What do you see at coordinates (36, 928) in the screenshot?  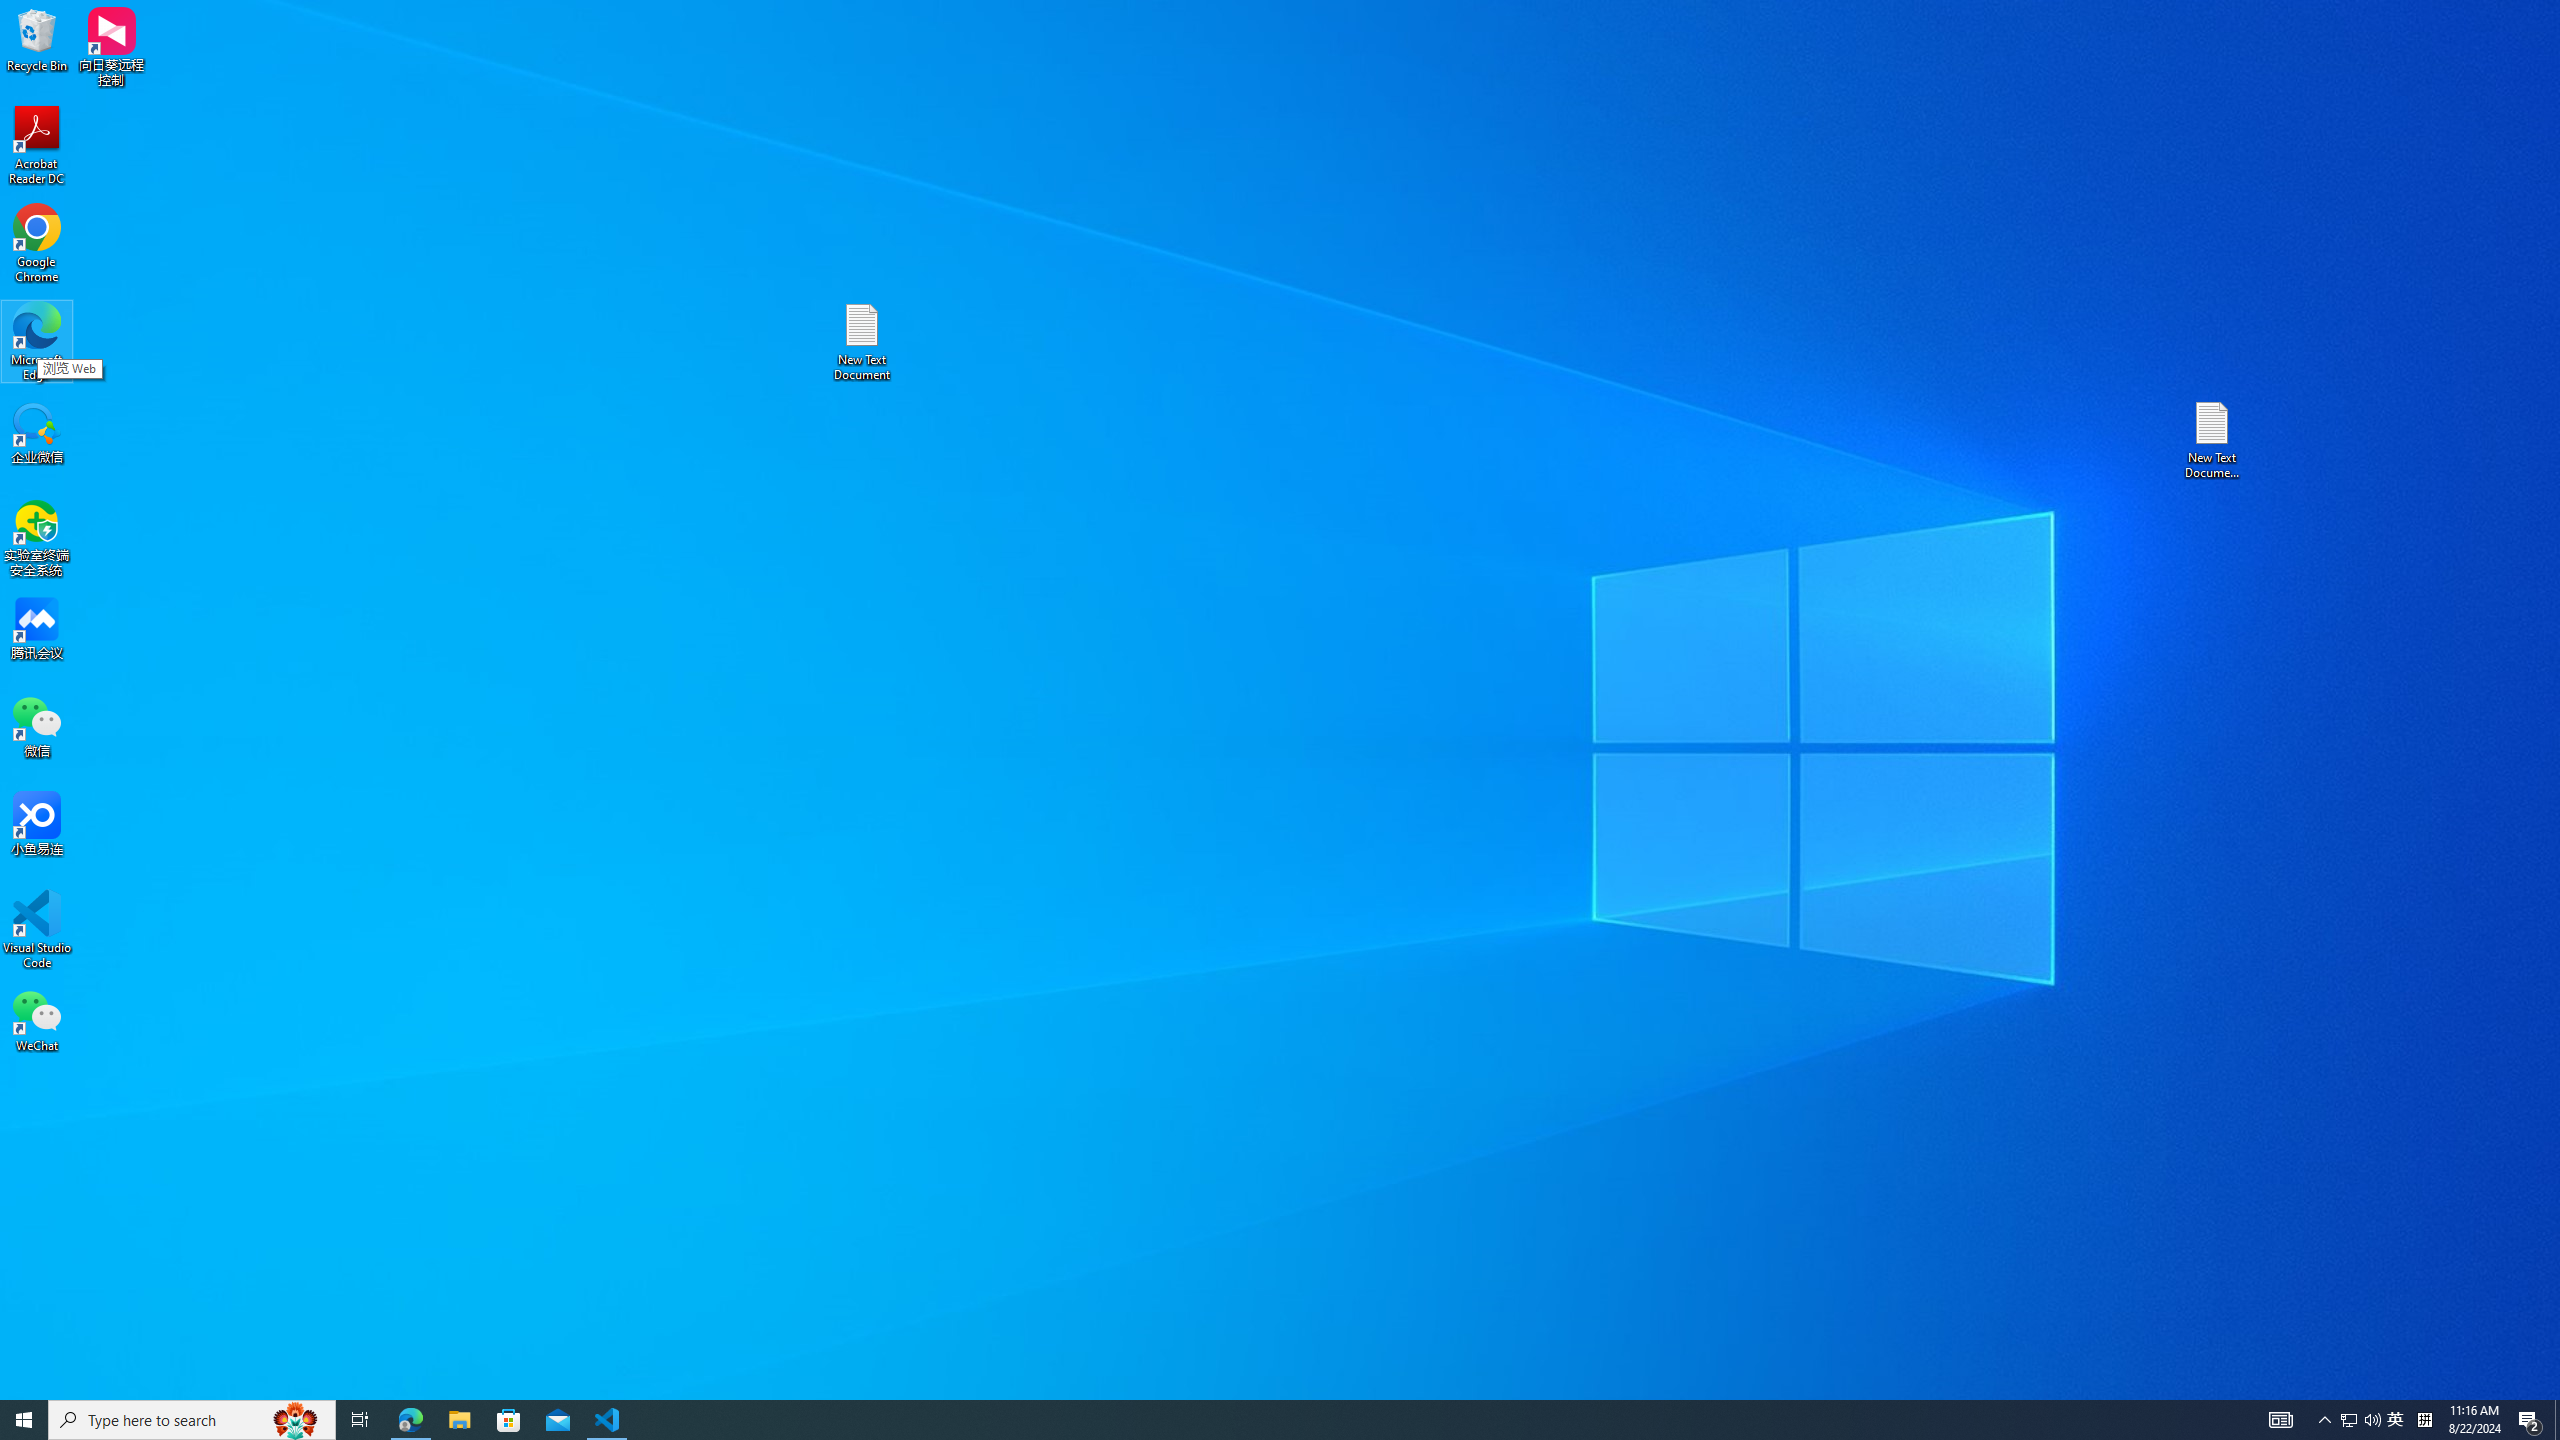 I see `'Visual Studio Code'` at bounding box center [36, 928].